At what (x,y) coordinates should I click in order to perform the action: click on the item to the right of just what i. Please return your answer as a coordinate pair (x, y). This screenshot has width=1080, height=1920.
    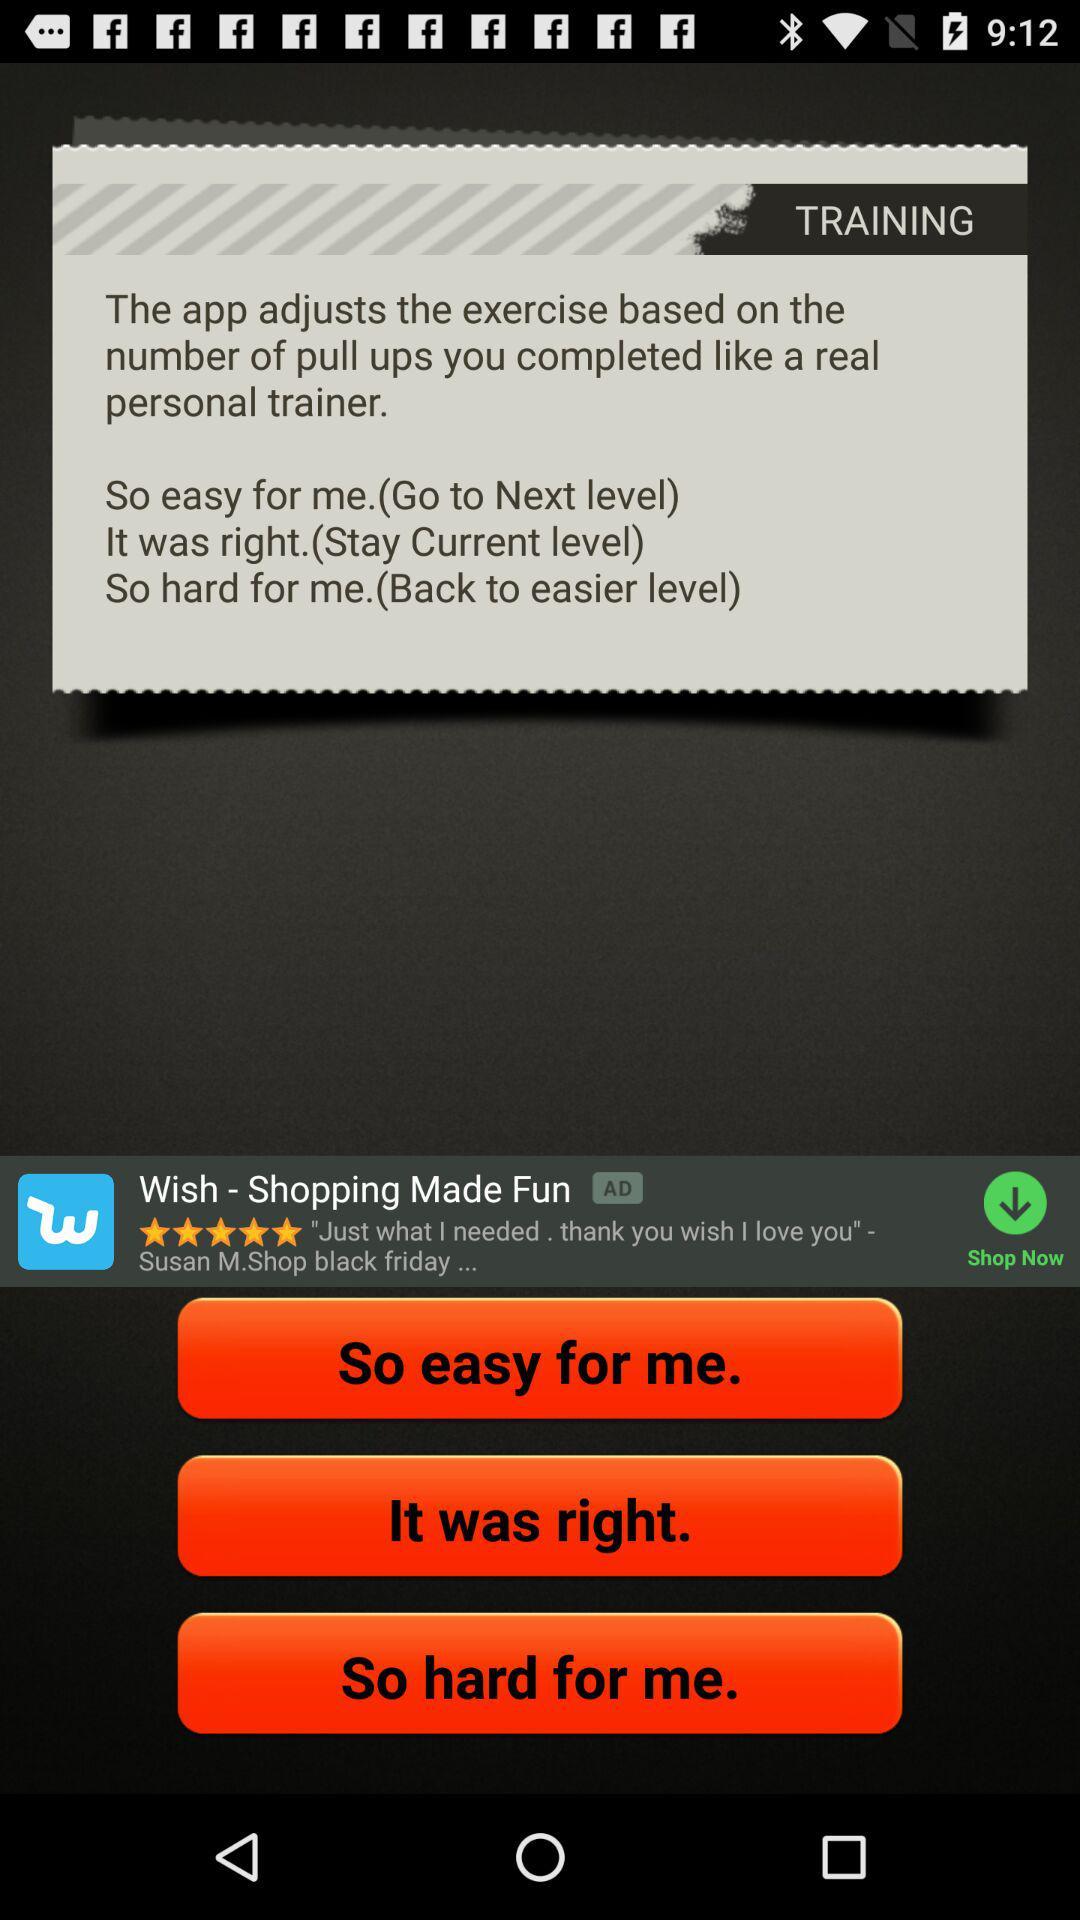
    Looking at the image, I should click on (1023, 1220).